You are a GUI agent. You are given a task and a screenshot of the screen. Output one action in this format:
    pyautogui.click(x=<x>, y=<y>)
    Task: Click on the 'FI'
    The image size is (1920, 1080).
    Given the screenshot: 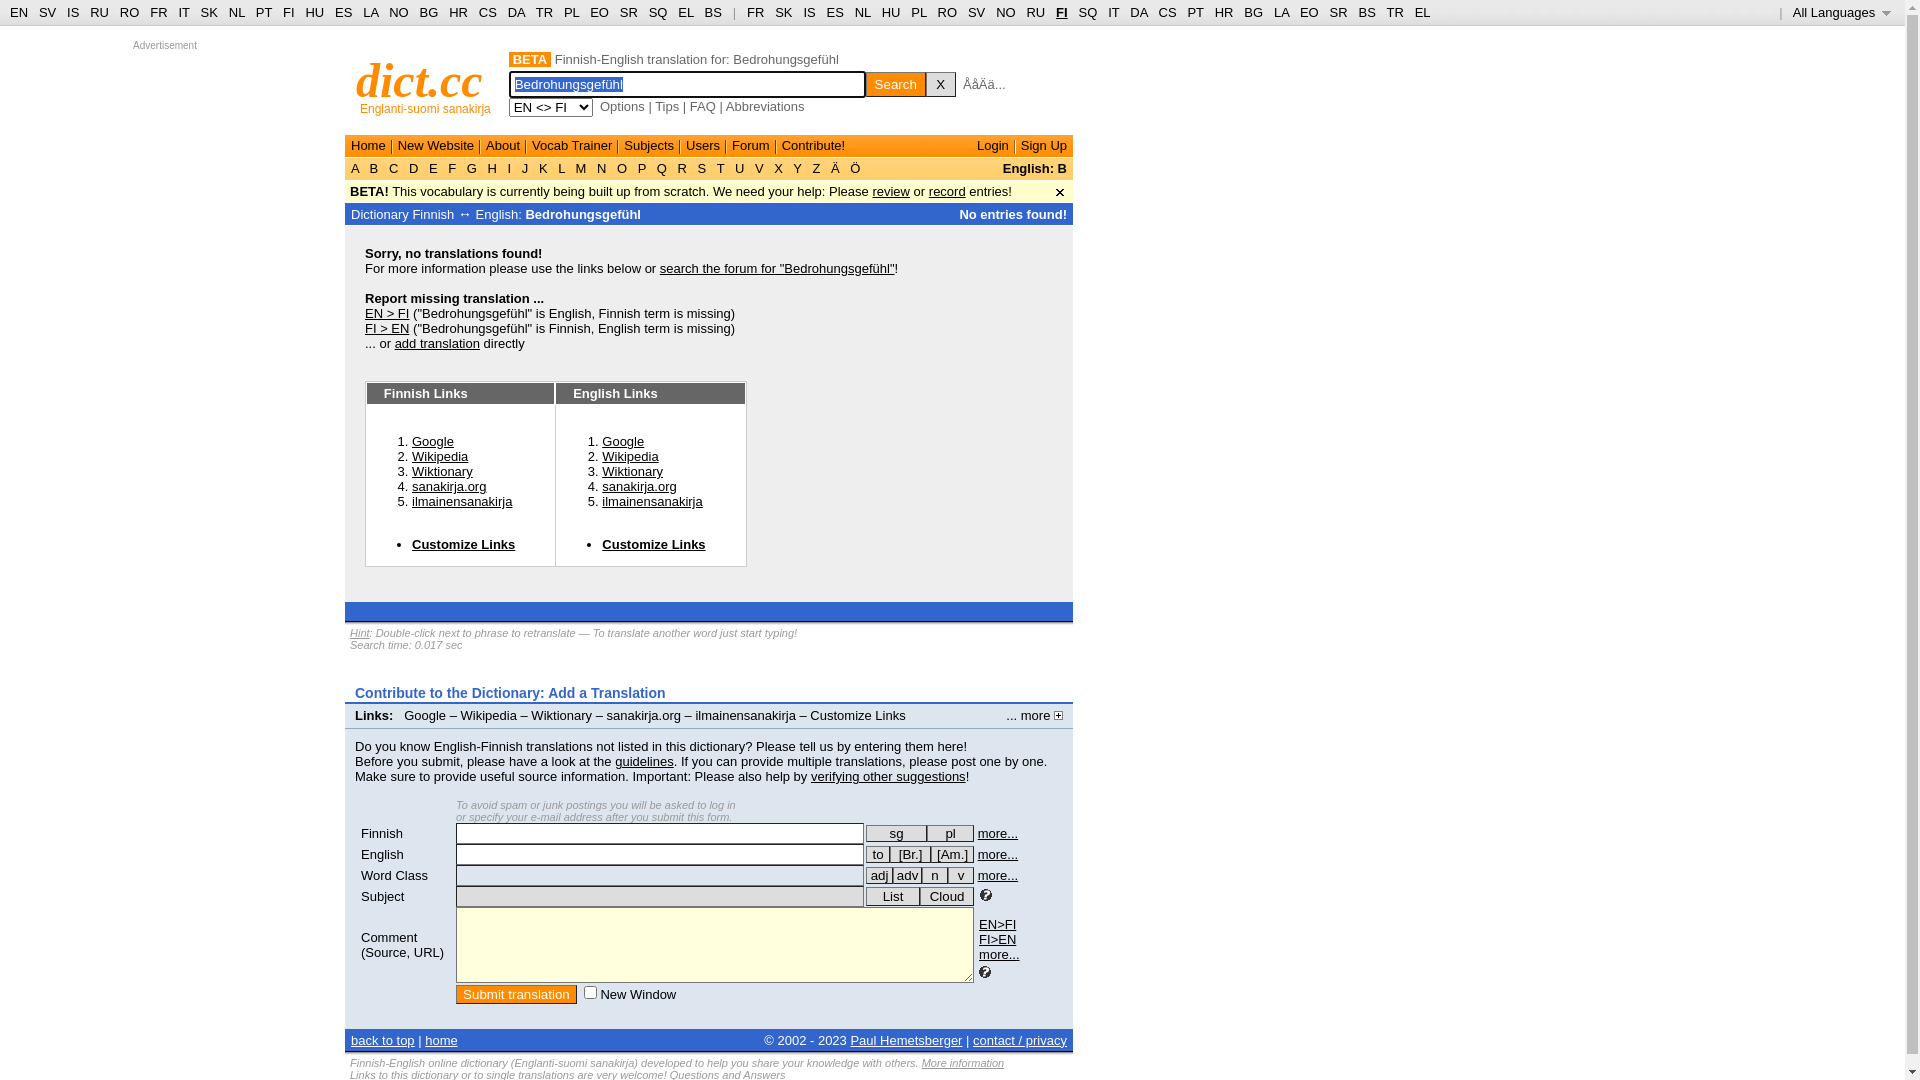 What is the action you would take?
    pyautogui.click(x=282, y=12)
    